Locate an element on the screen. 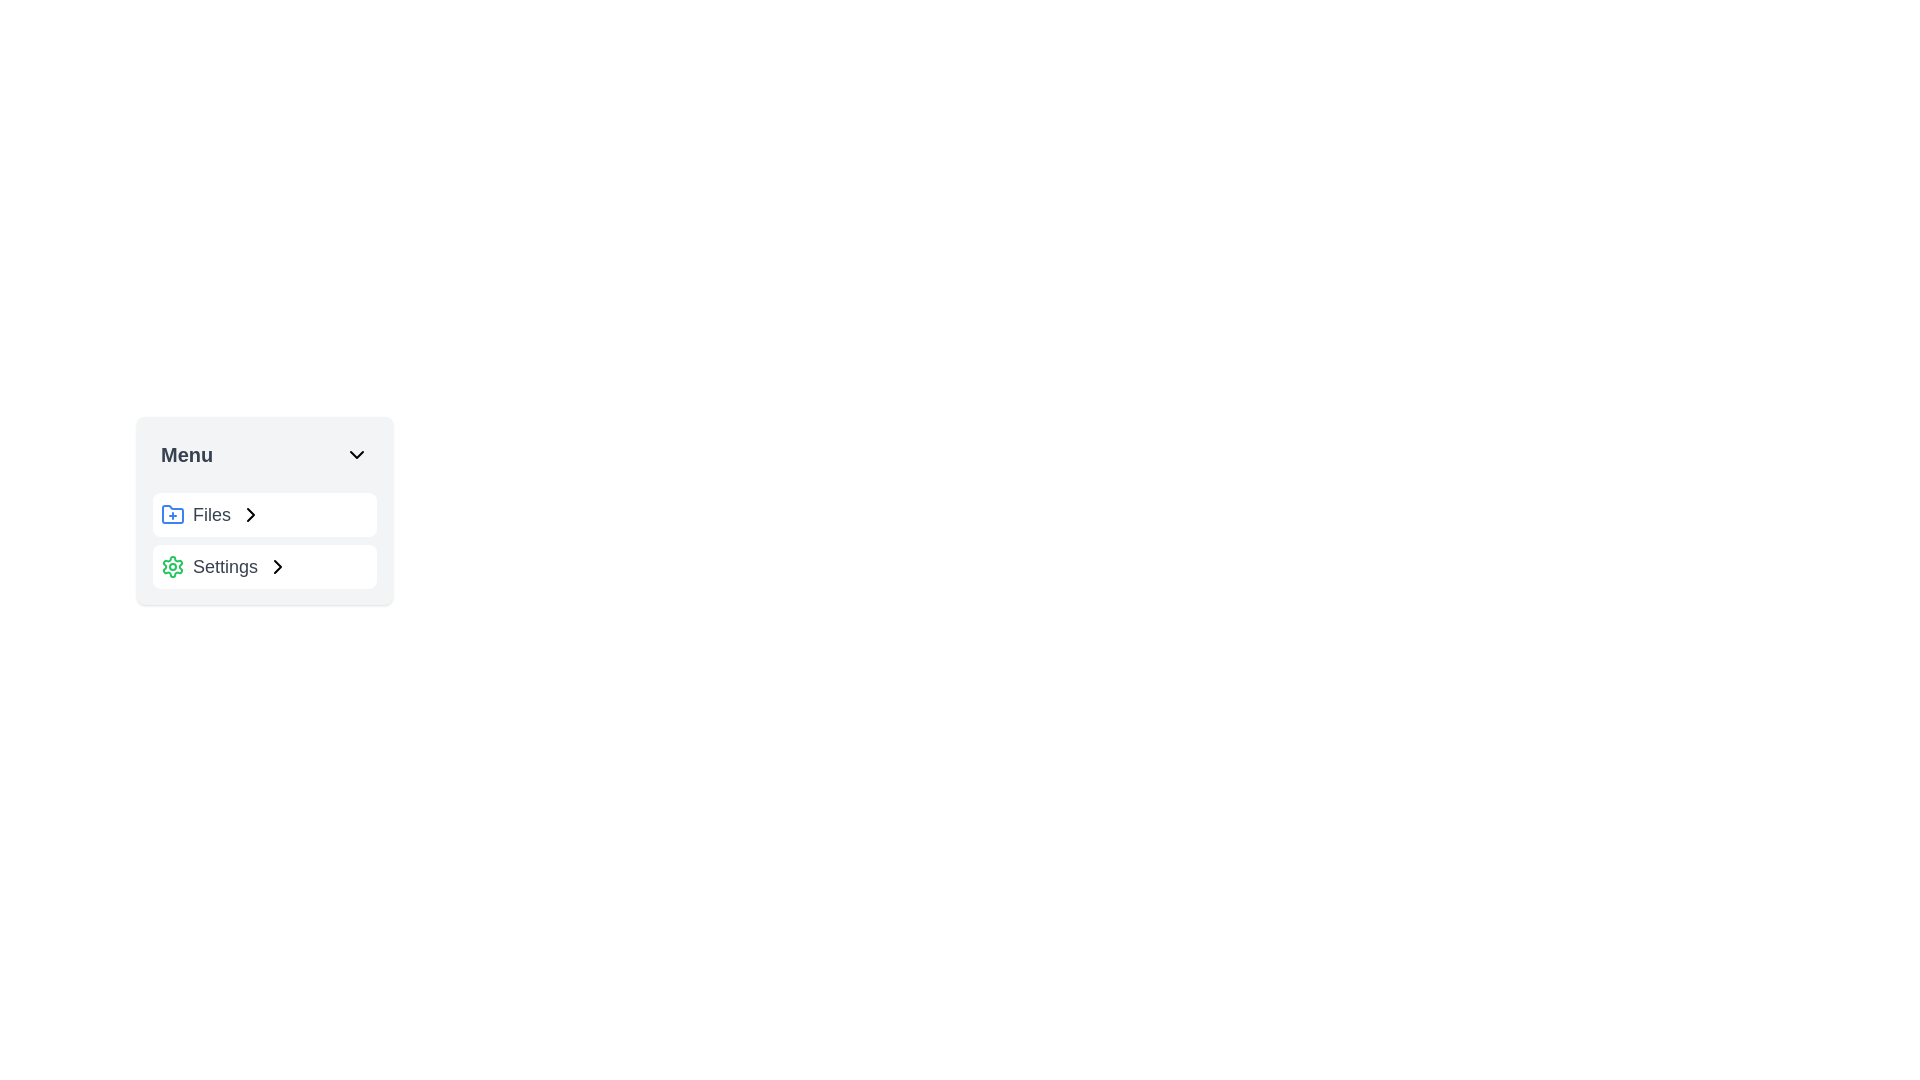 The width and height of the screenshot is (1920, 1080). the Right Chevron icon located to the right of the 'Files' text in the 'Files' menu is located at coordinates (249, 514).